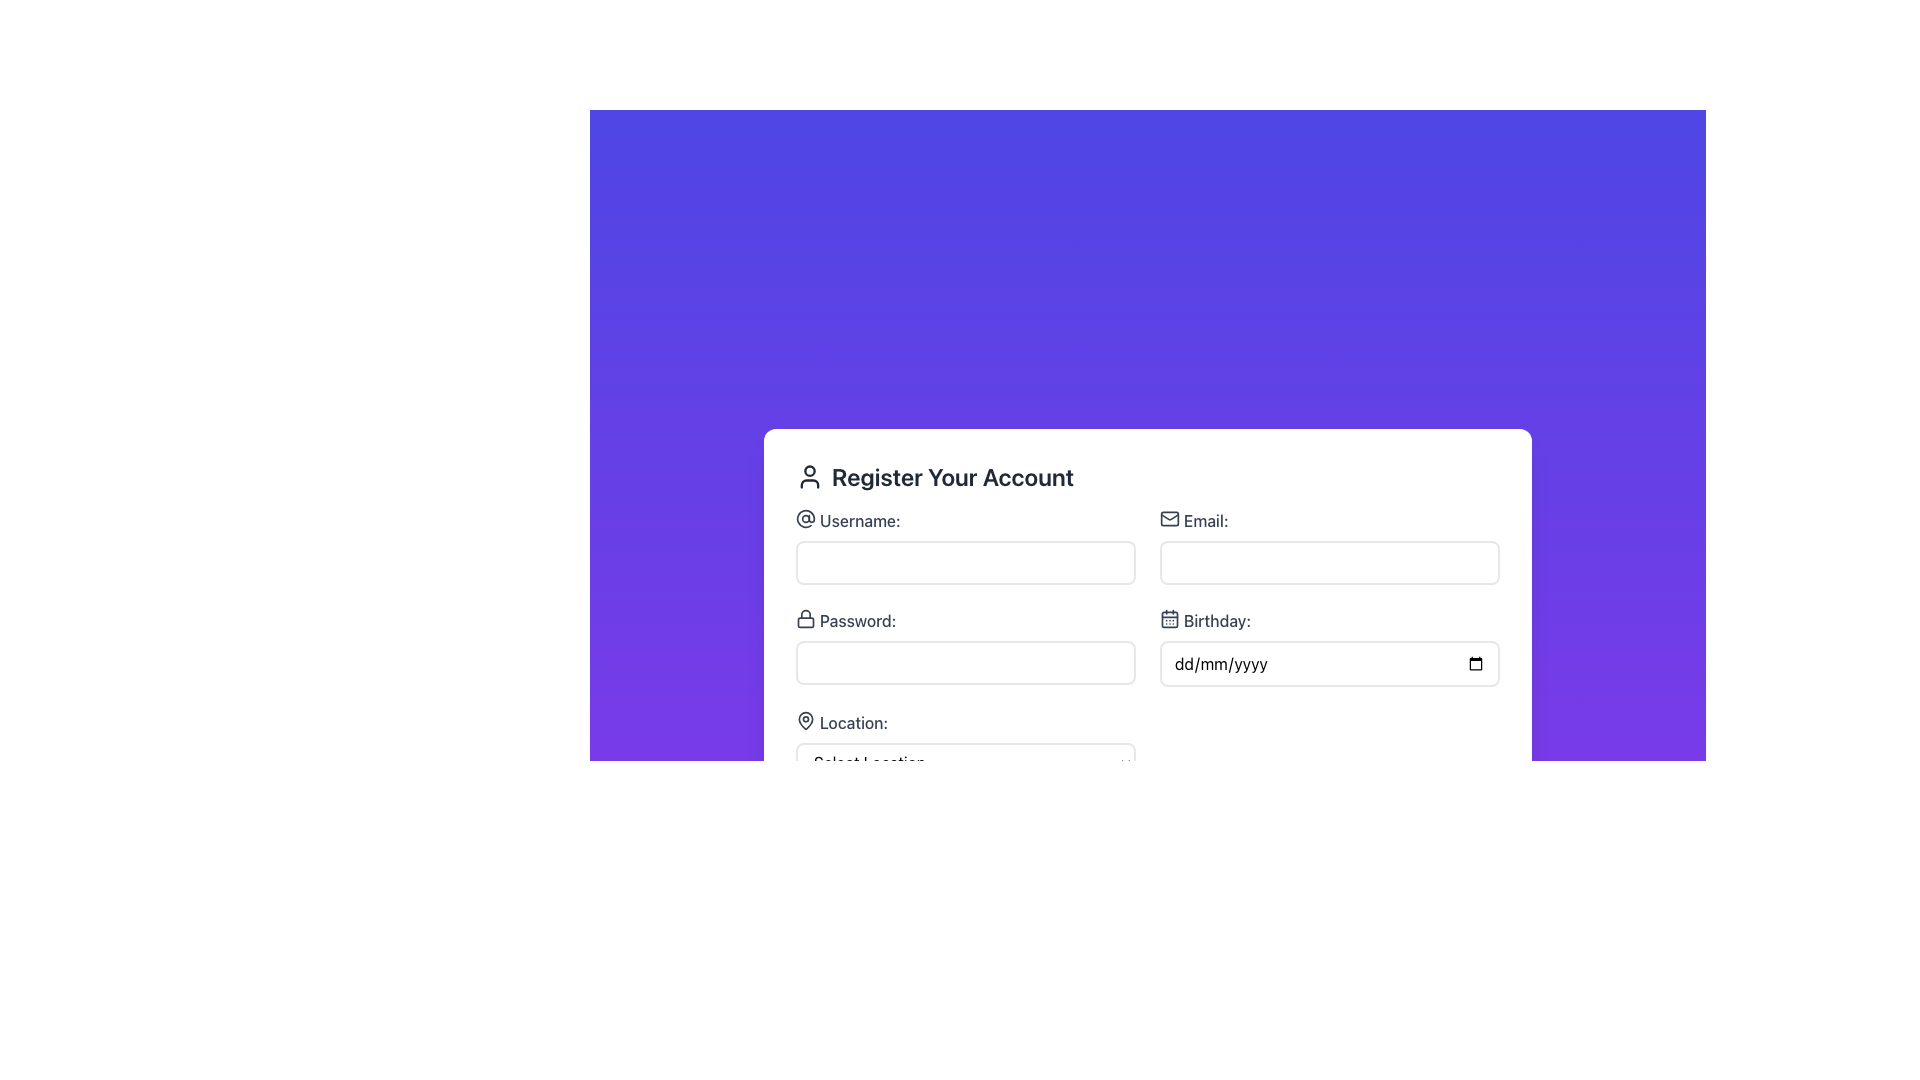  I want to click on the '@' icon located to the left of the Username label in the form section, so click(806, 518).